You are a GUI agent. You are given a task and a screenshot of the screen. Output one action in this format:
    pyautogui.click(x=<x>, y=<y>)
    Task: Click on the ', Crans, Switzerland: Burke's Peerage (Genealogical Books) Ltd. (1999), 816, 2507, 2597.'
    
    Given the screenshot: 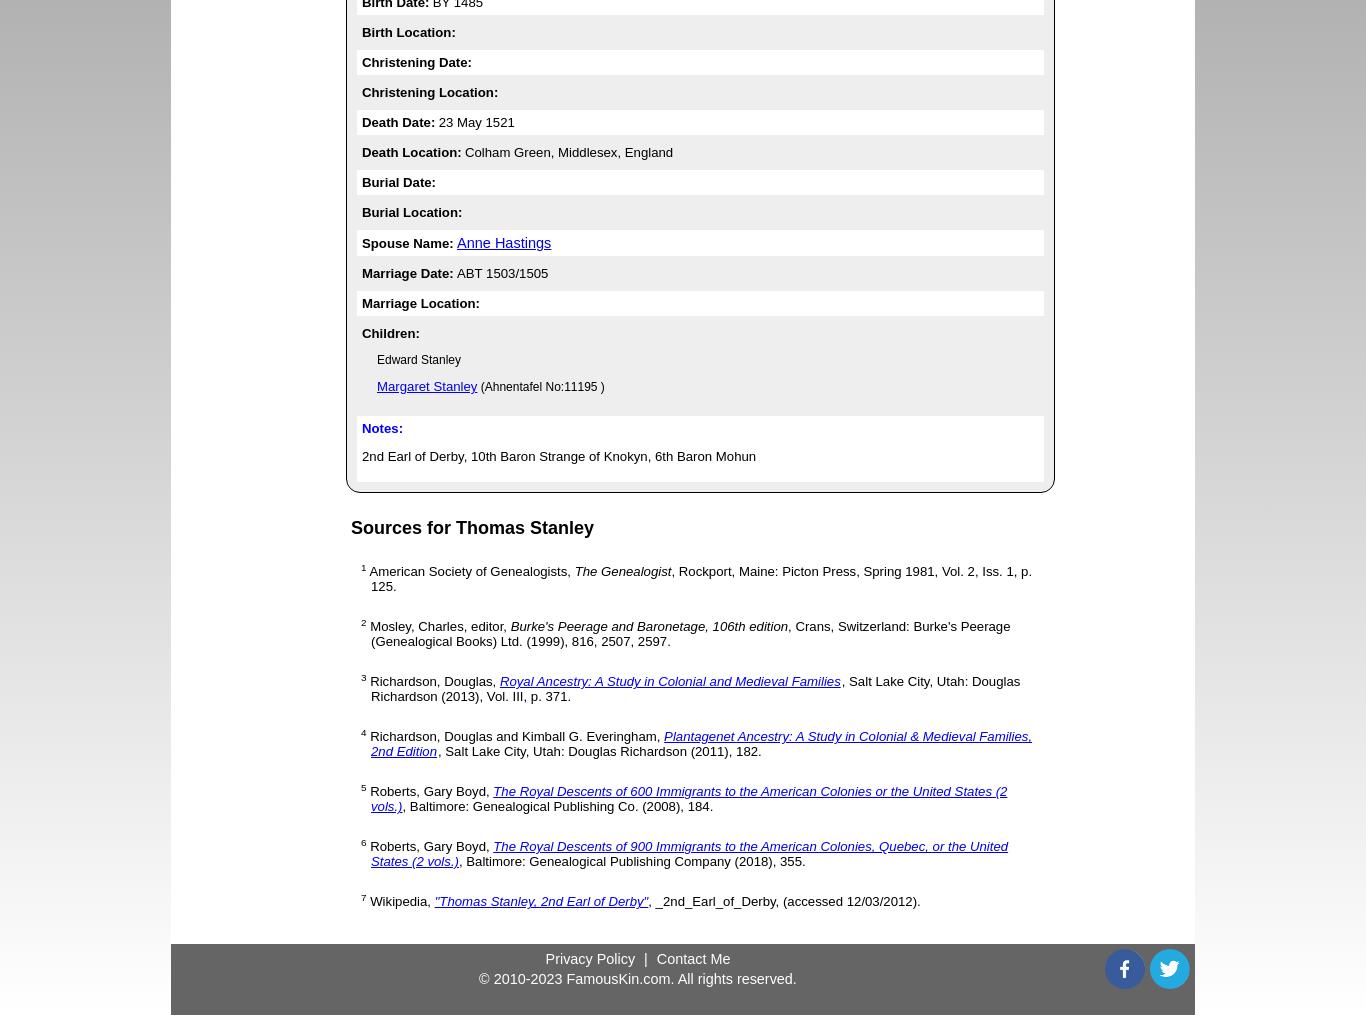 What is the action you would take?
    pyautogui.click(x=690, y=632)
    